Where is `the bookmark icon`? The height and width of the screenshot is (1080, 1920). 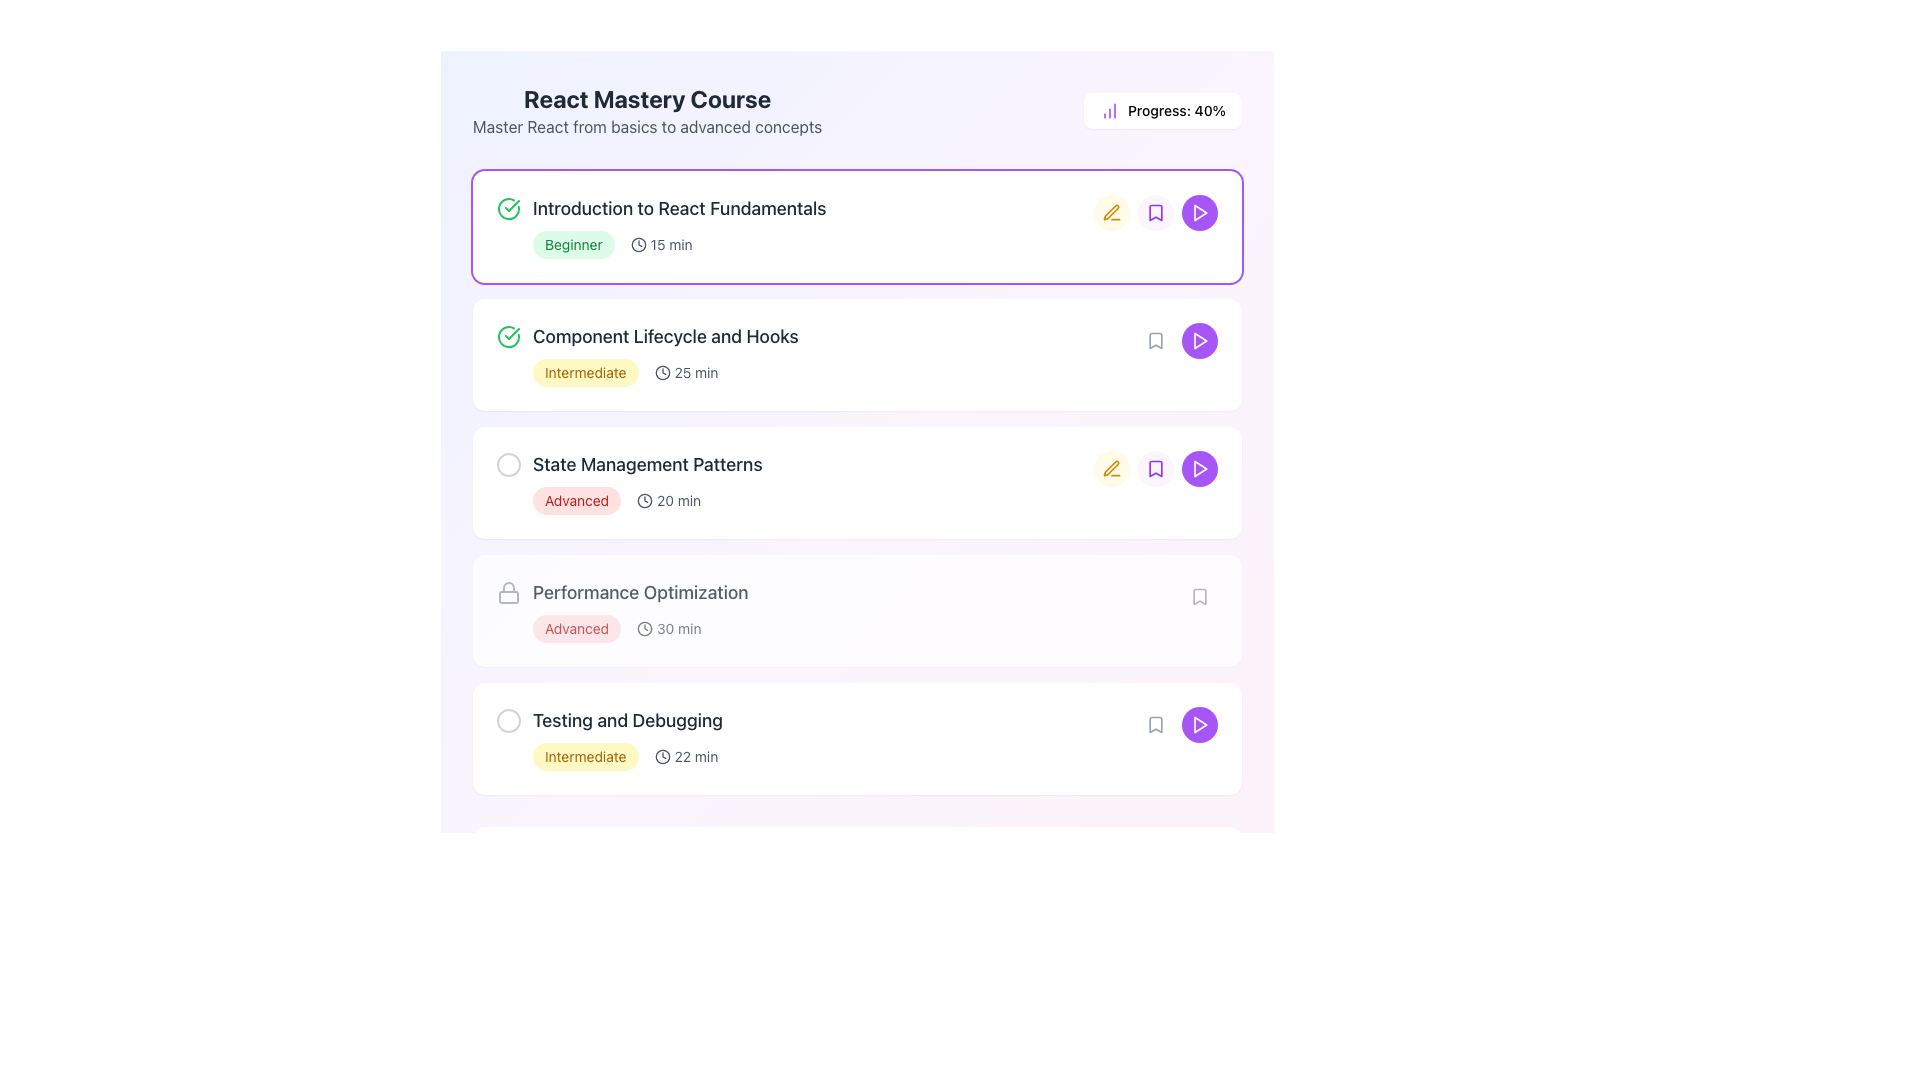 the bookmark icon is located at coordinates (1156, 725).